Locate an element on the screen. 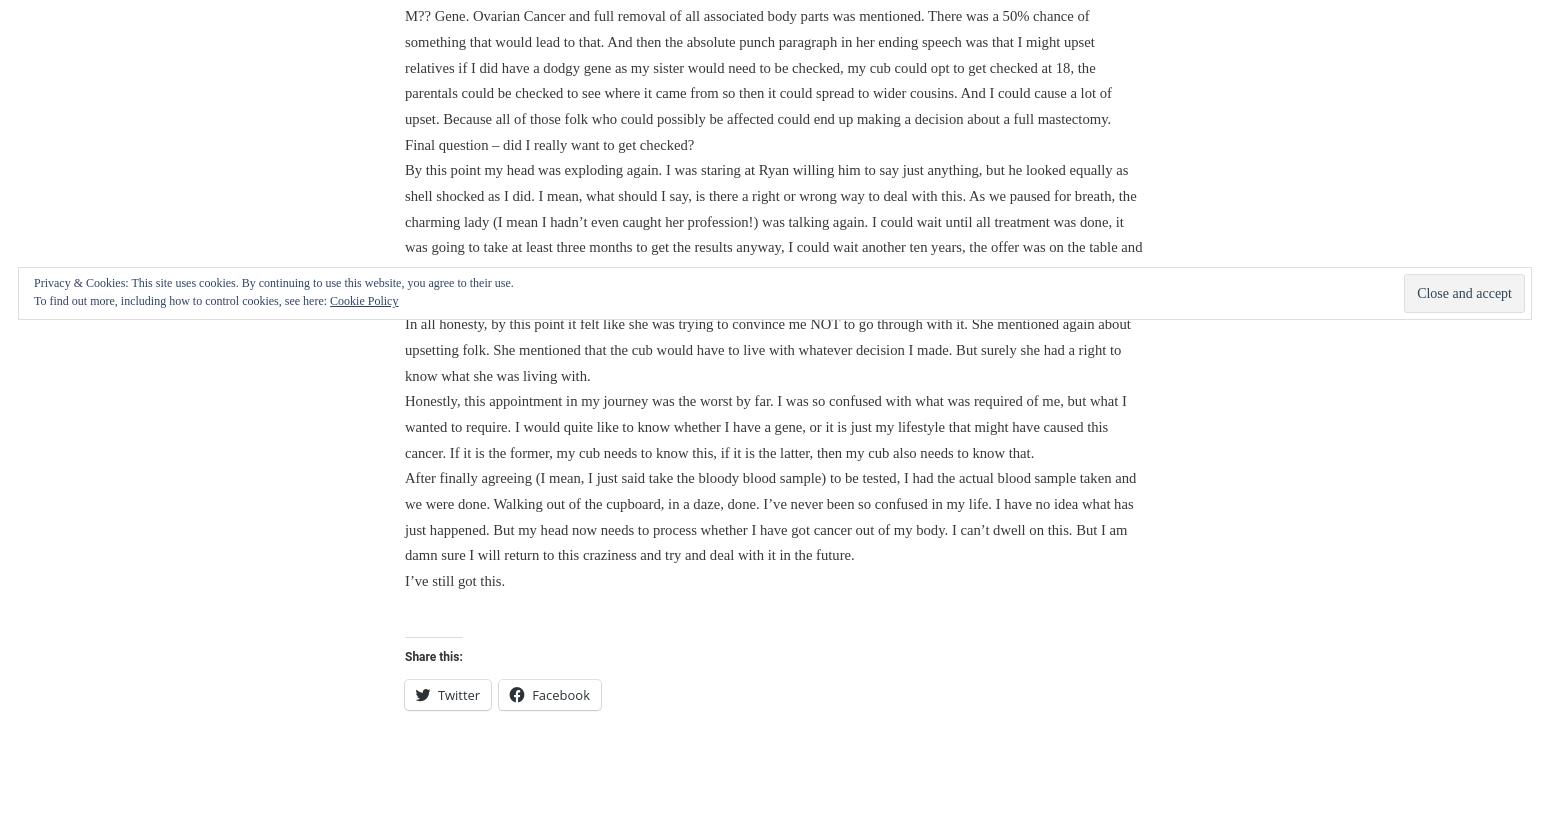 Image resolution: width=1550 pixels, height=831 pixels. 'To find out more, including how to control cookies, see here:' is located at coordinates (180, 300).